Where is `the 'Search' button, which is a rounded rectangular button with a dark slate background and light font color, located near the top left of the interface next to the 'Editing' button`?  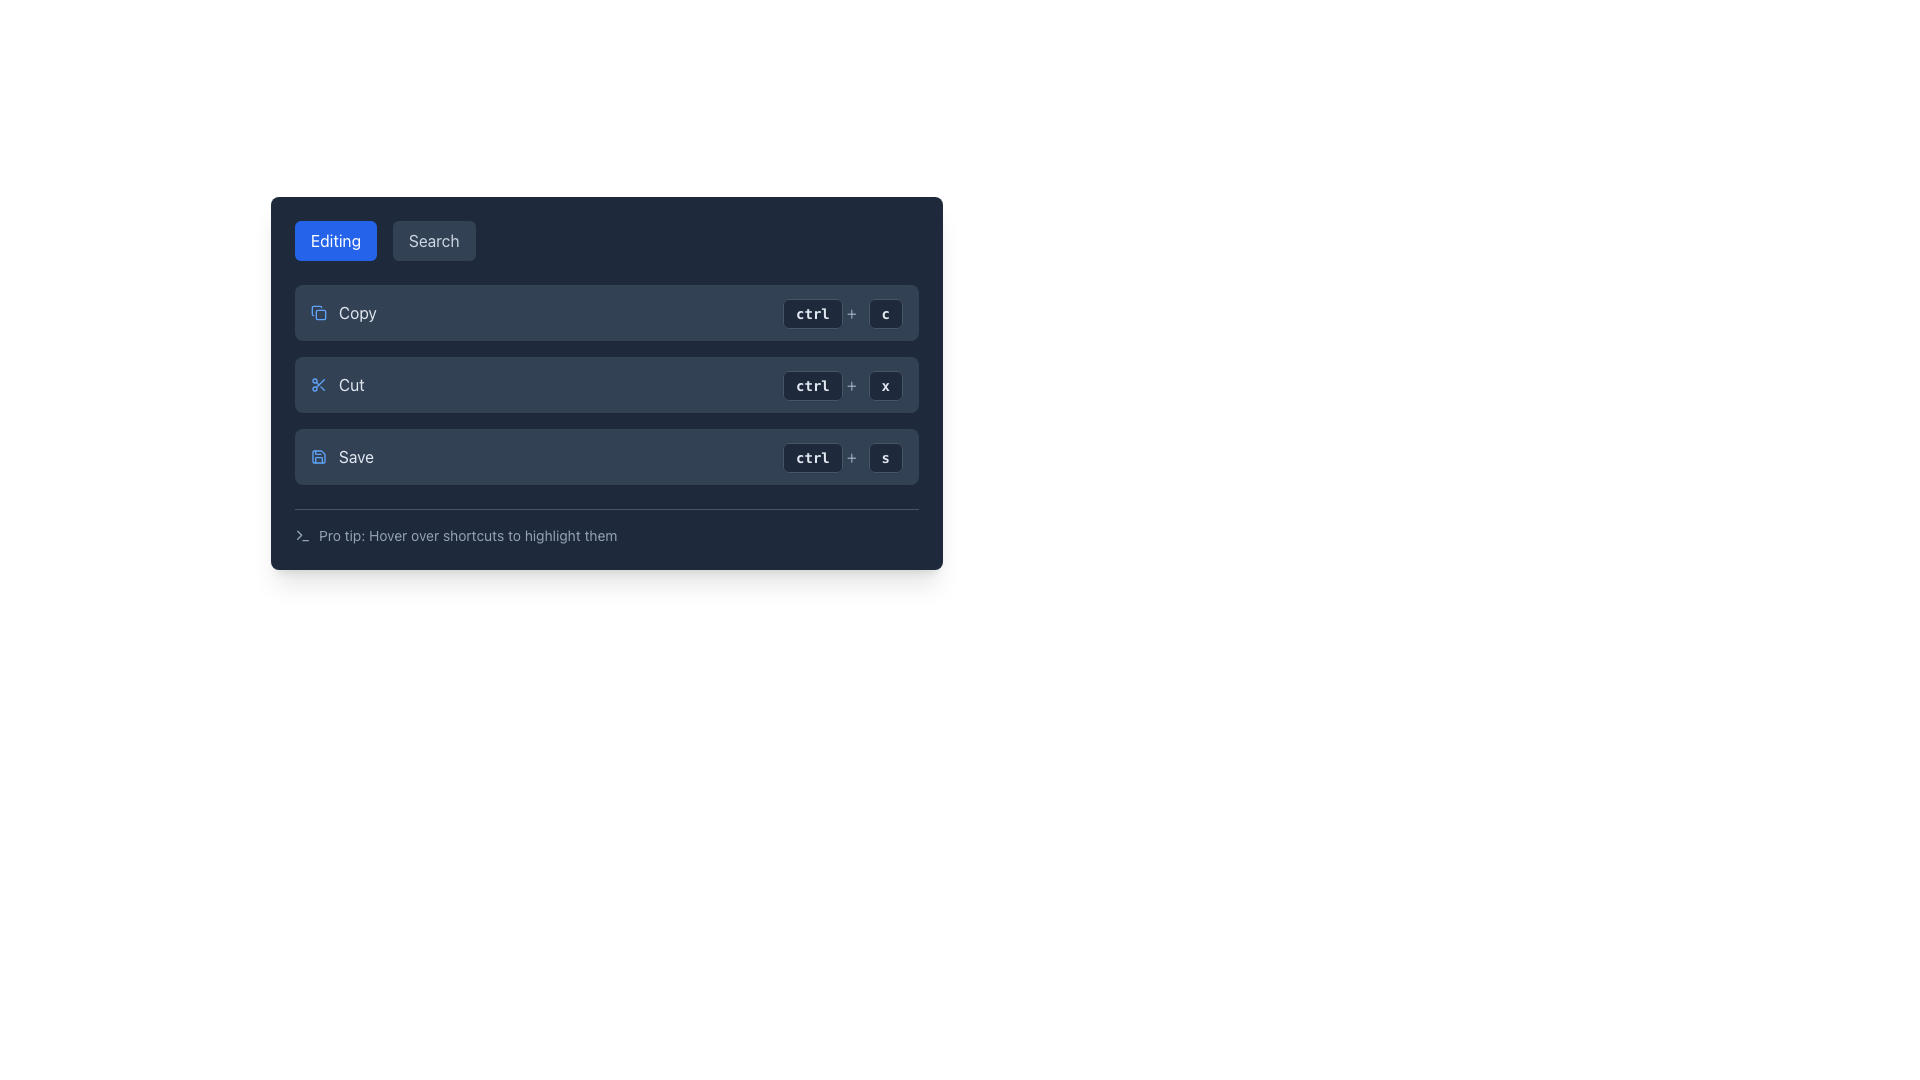
the 'Search' button, which is a rounded rectangular button with a dark slate background and light font color, located near the top left of the interface next to the 'Editing' button is located at coordinates (433, 239).